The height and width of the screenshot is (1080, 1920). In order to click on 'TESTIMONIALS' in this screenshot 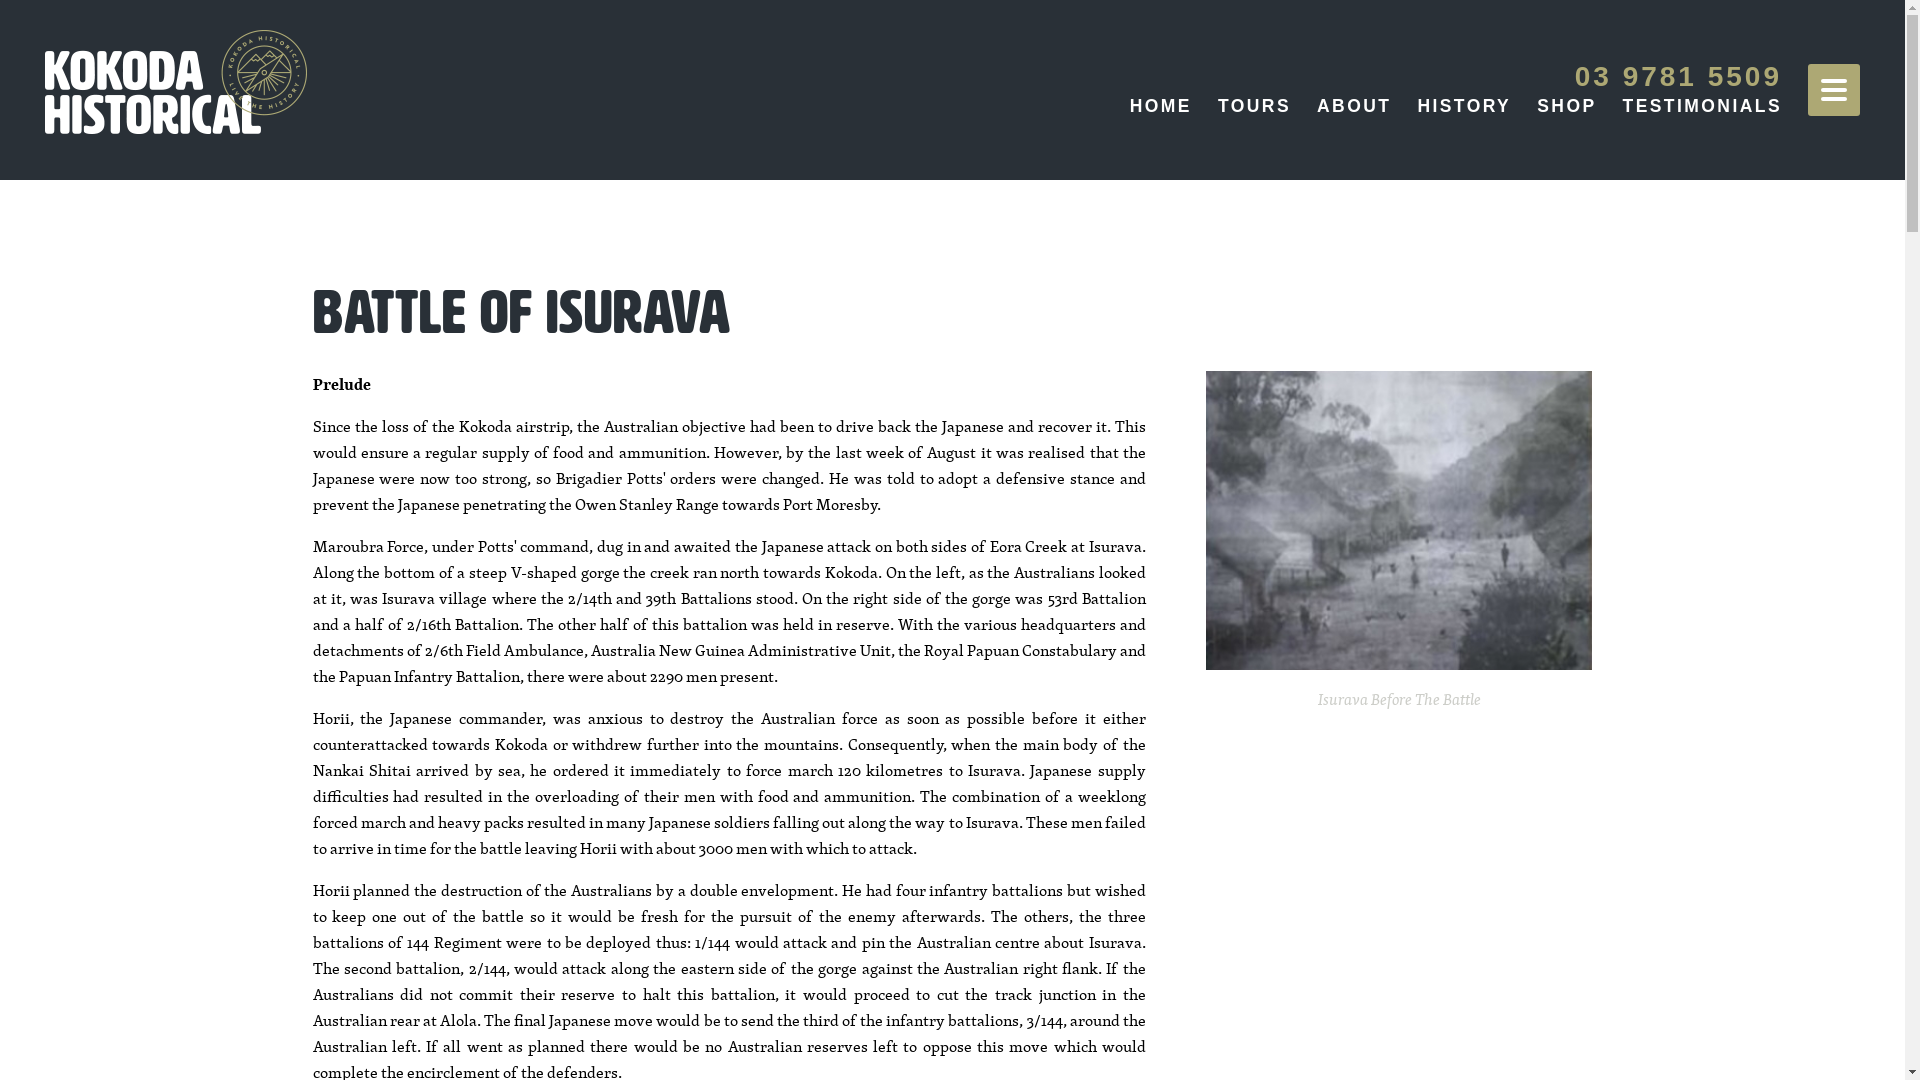, I will do `click(1701, 105)`.